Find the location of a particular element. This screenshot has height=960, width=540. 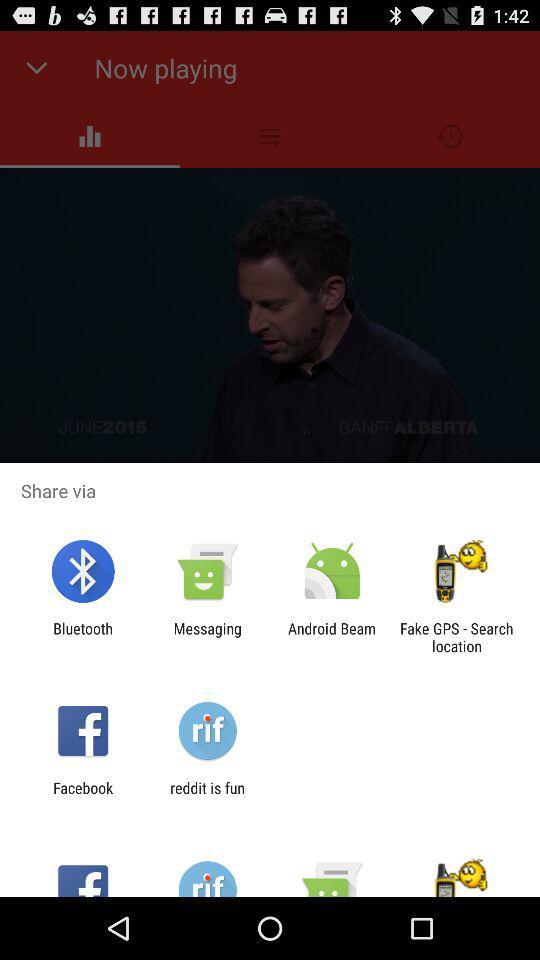

the item to the right of facebook is located at coordinates (206, 796).